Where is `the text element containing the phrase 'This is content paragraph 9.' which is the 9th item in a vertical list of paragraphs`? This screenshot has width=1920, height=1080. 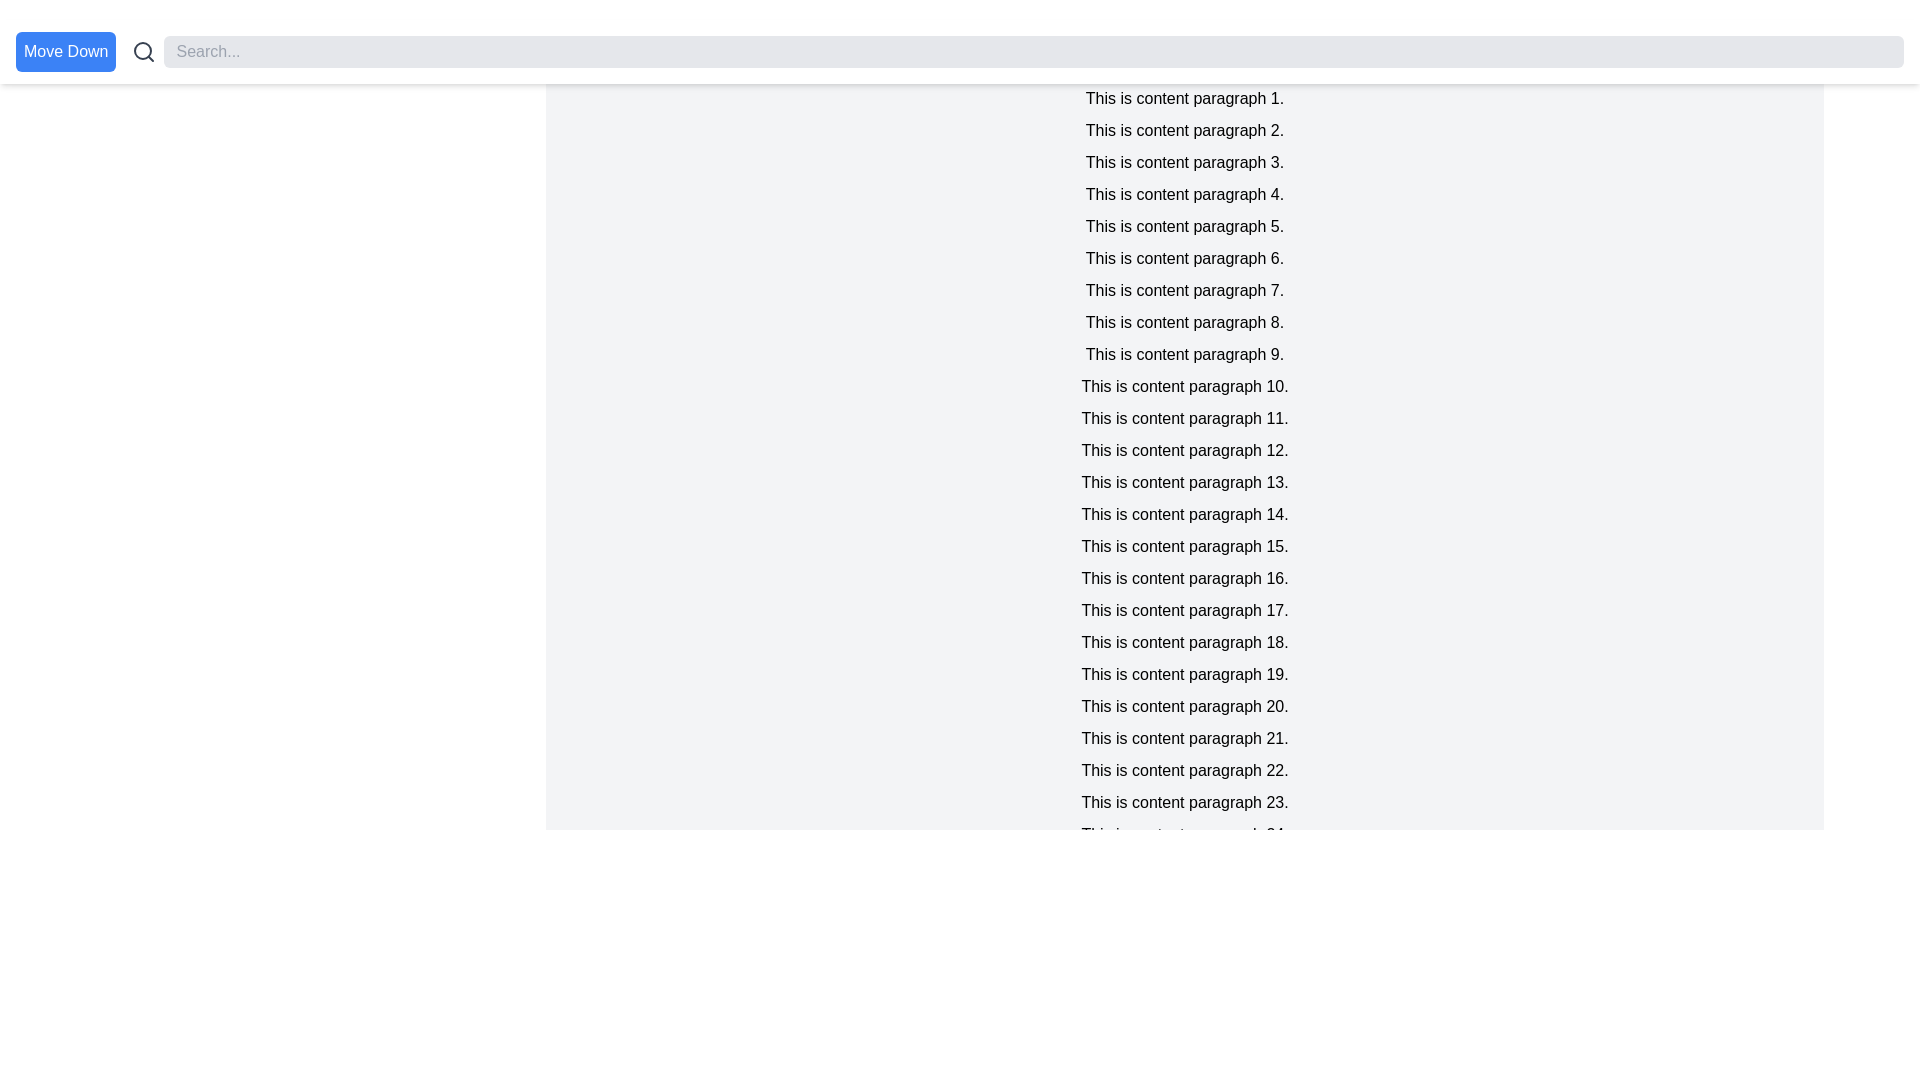
the text element containing the phrase 'This is content paragraph 9.' which is the 9th item in a vertical list of paragraphs is located at coordinates (1185, 353).